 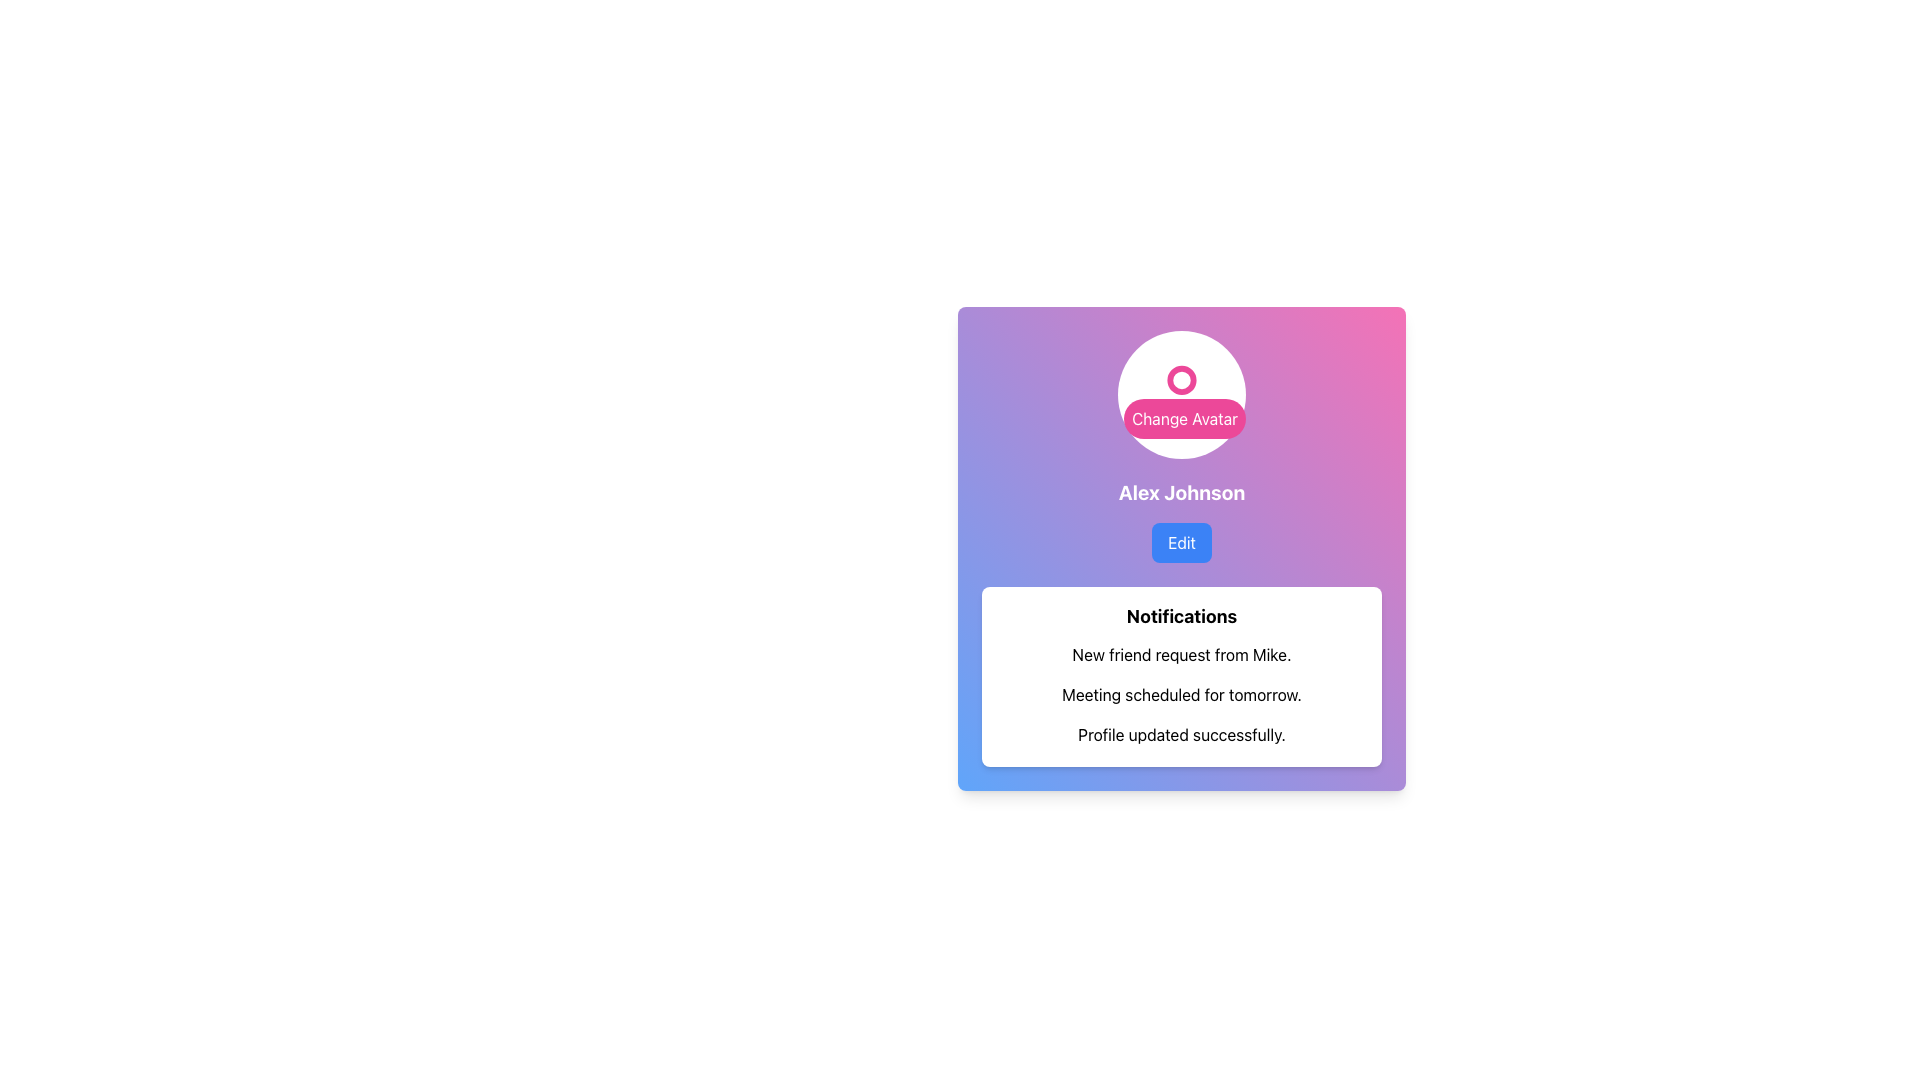 What do you see at coordinates (1181, 394) in the screenshot?
I see `the prominent button with a pink background and white text reading 'Change Avatar'` at bounding box center [1181, 394].